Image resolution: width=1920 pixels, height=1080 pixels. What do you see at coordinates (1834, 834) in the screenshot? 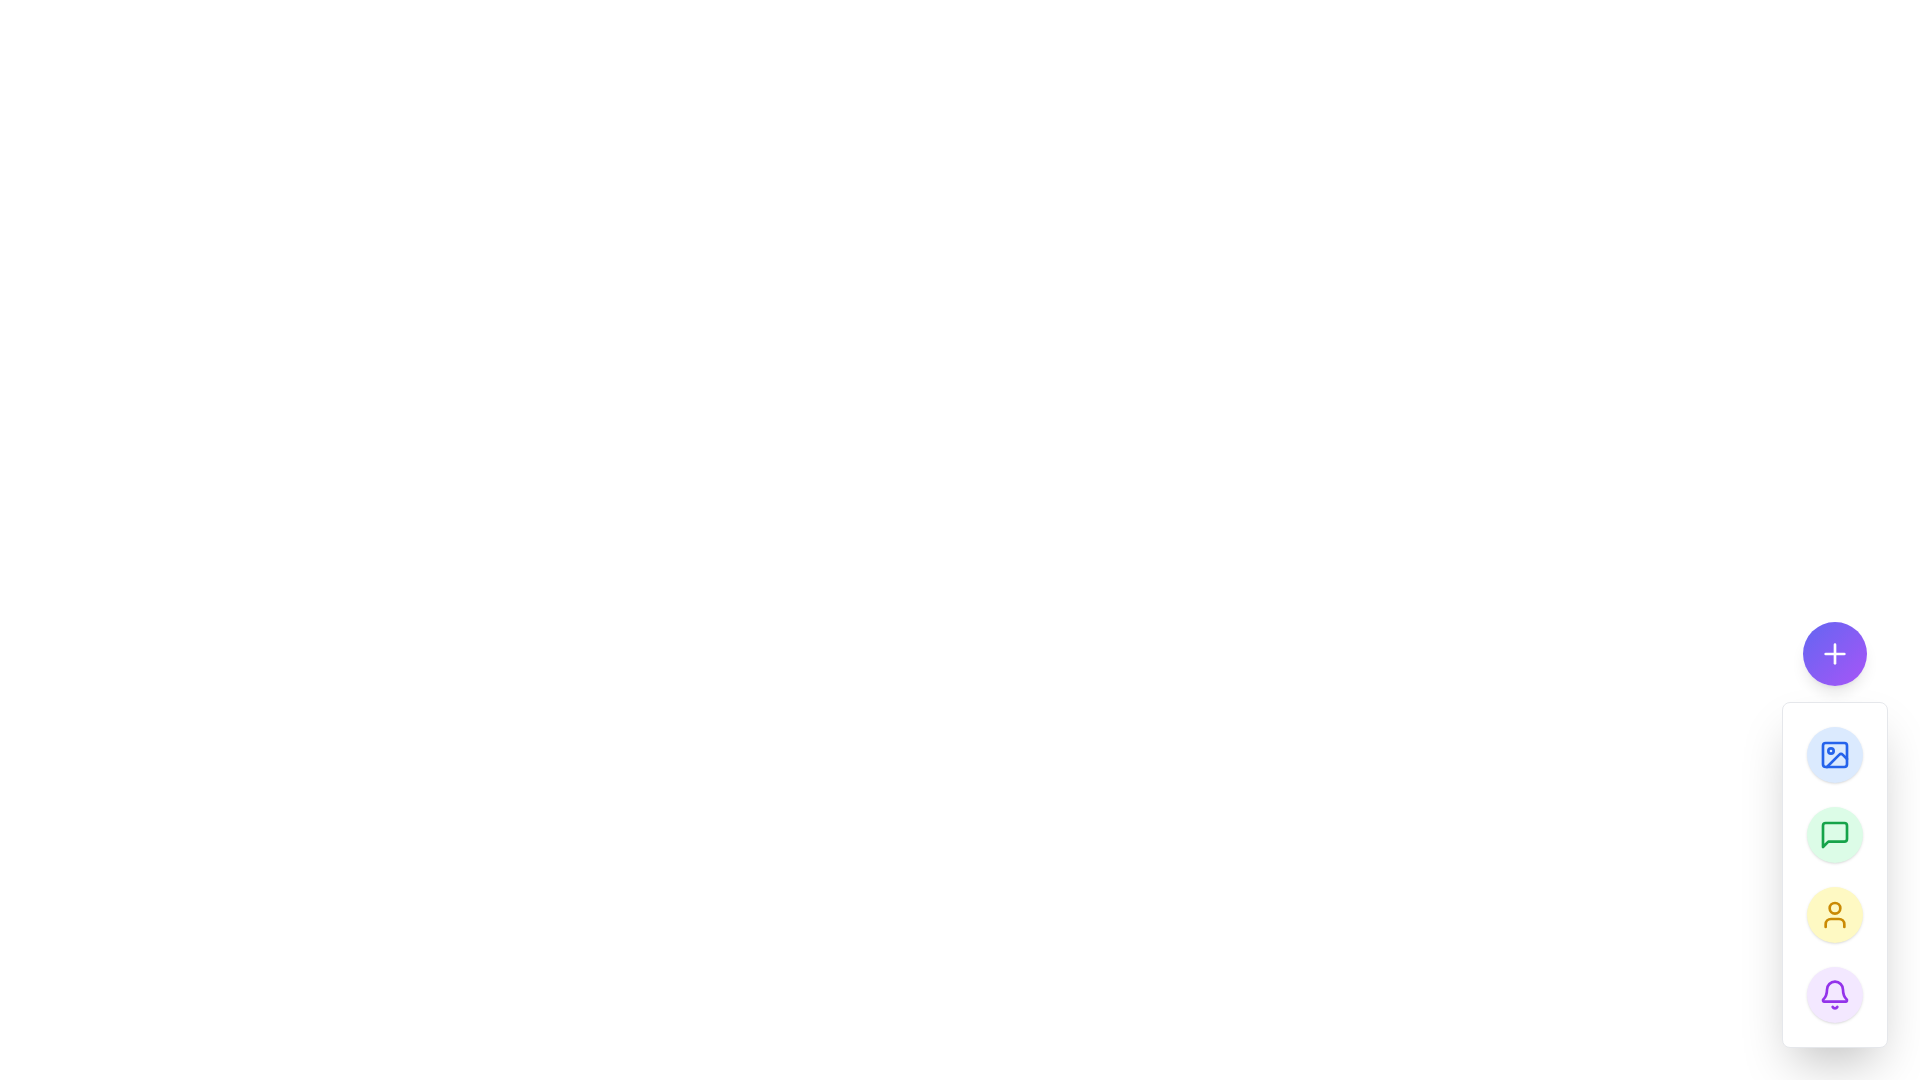
I see `the green rounded square icon button with a minimalist speech bubble design` at bounding box center [1834, 834].